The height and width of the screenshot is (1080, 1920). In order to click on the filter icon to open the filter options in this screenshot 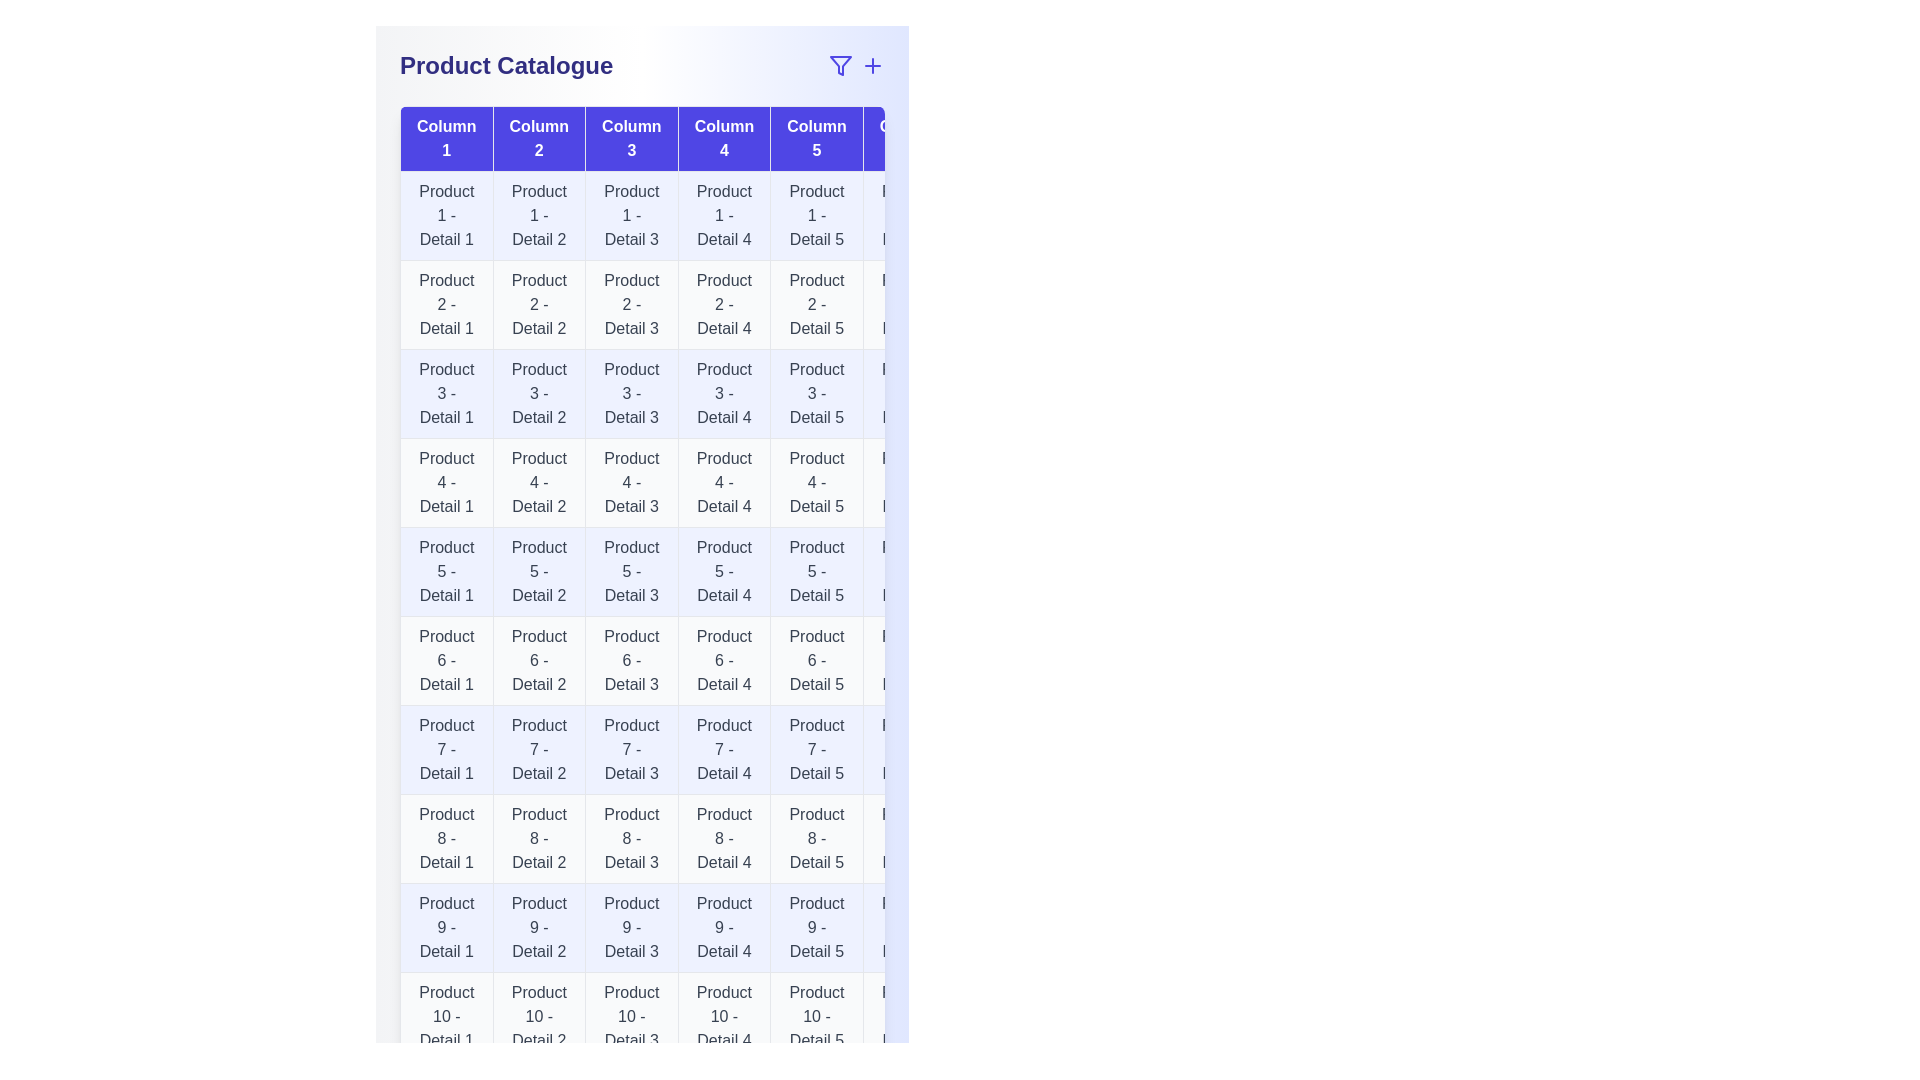, I will do `click(840, 64)`.